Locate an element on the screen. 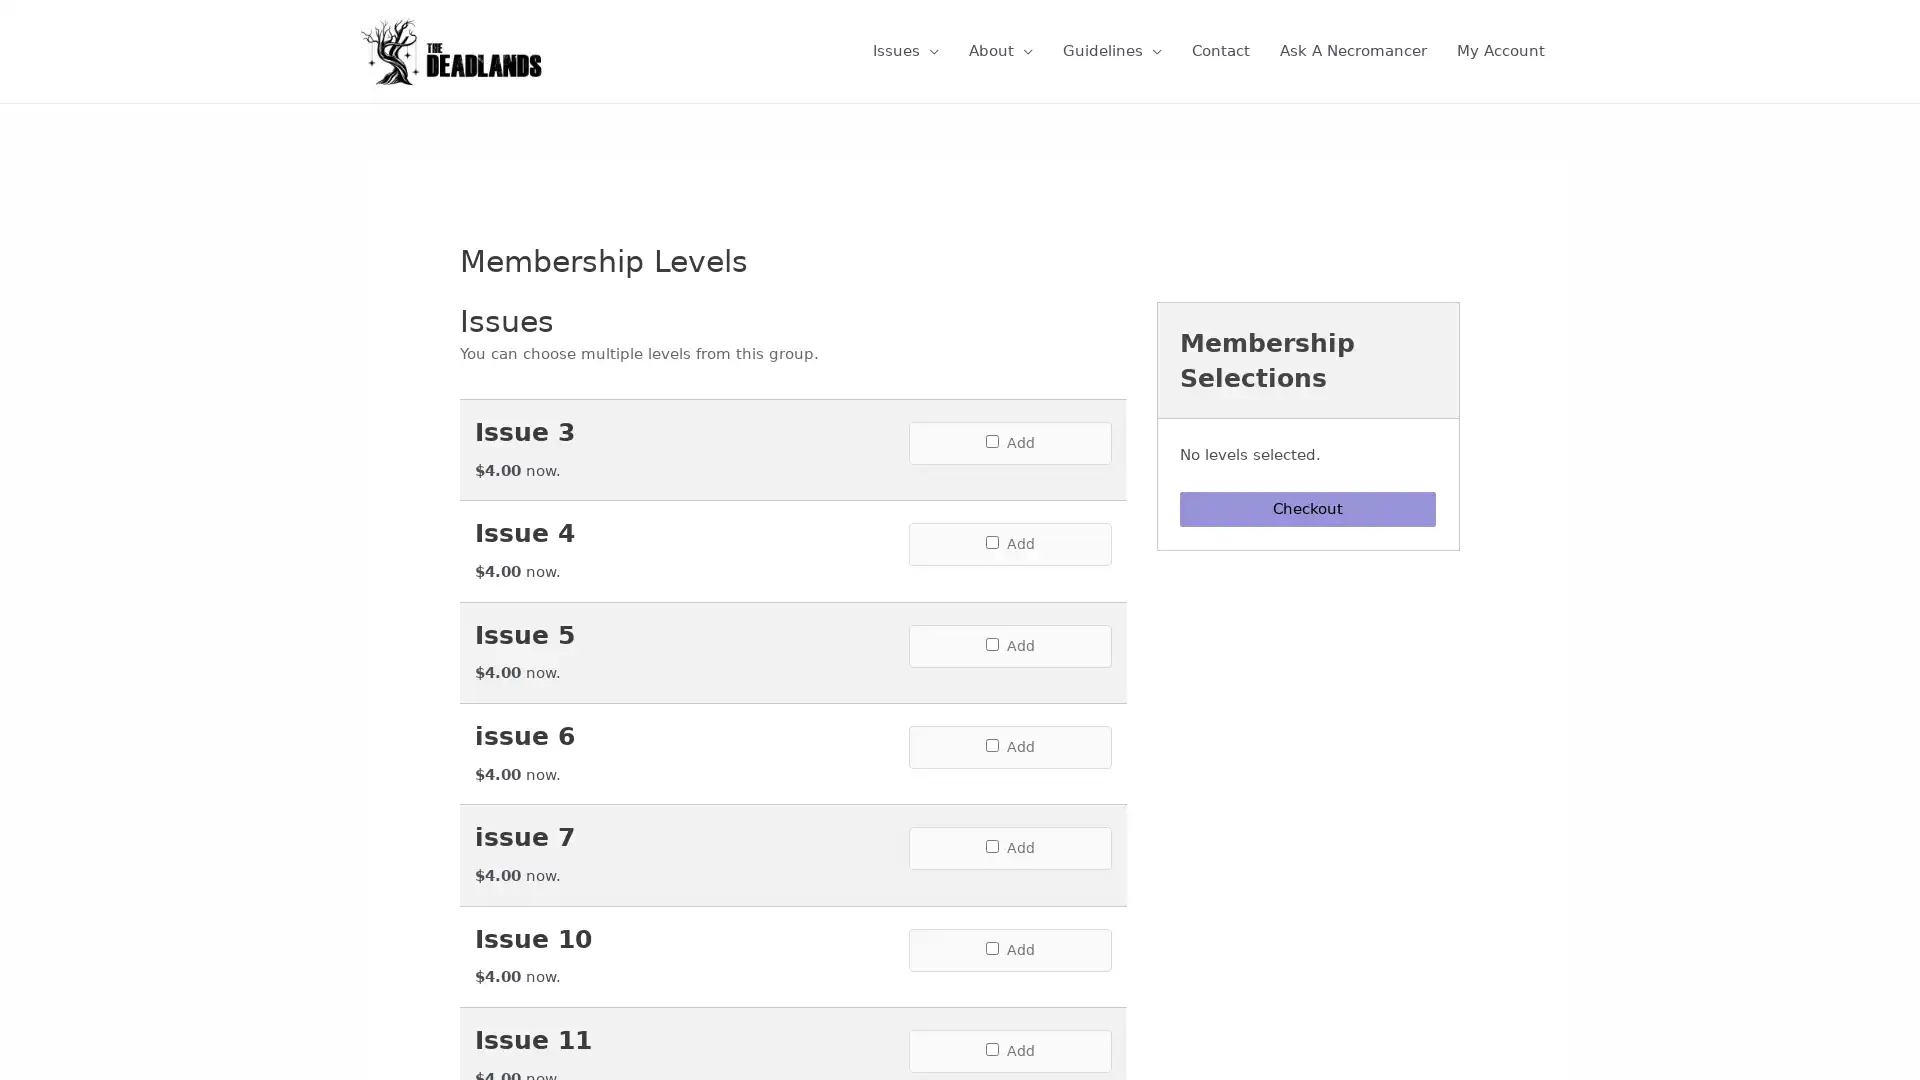 The width and height of the screenshot is (1920, 1080). Checkout is located at coordinates (1308, 529).